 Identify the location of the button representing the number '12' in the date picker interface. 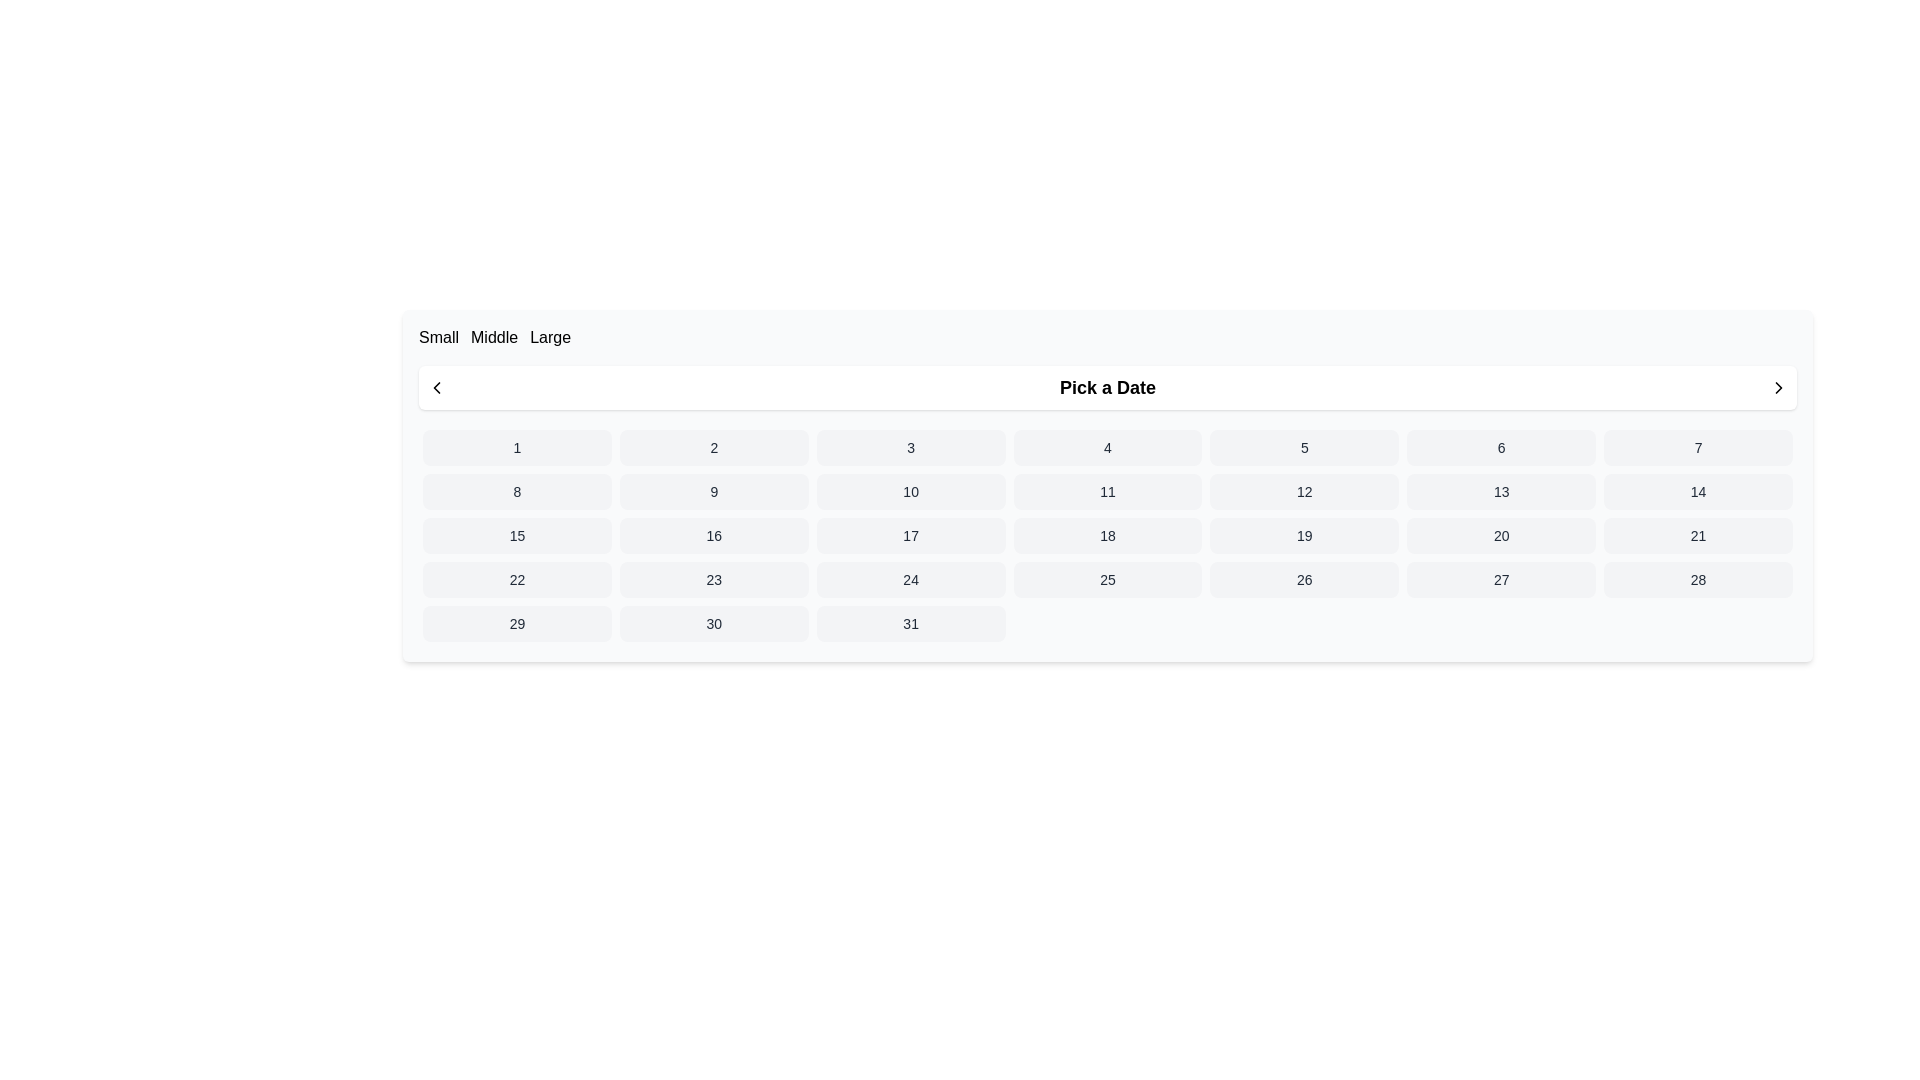
(1304, 492).